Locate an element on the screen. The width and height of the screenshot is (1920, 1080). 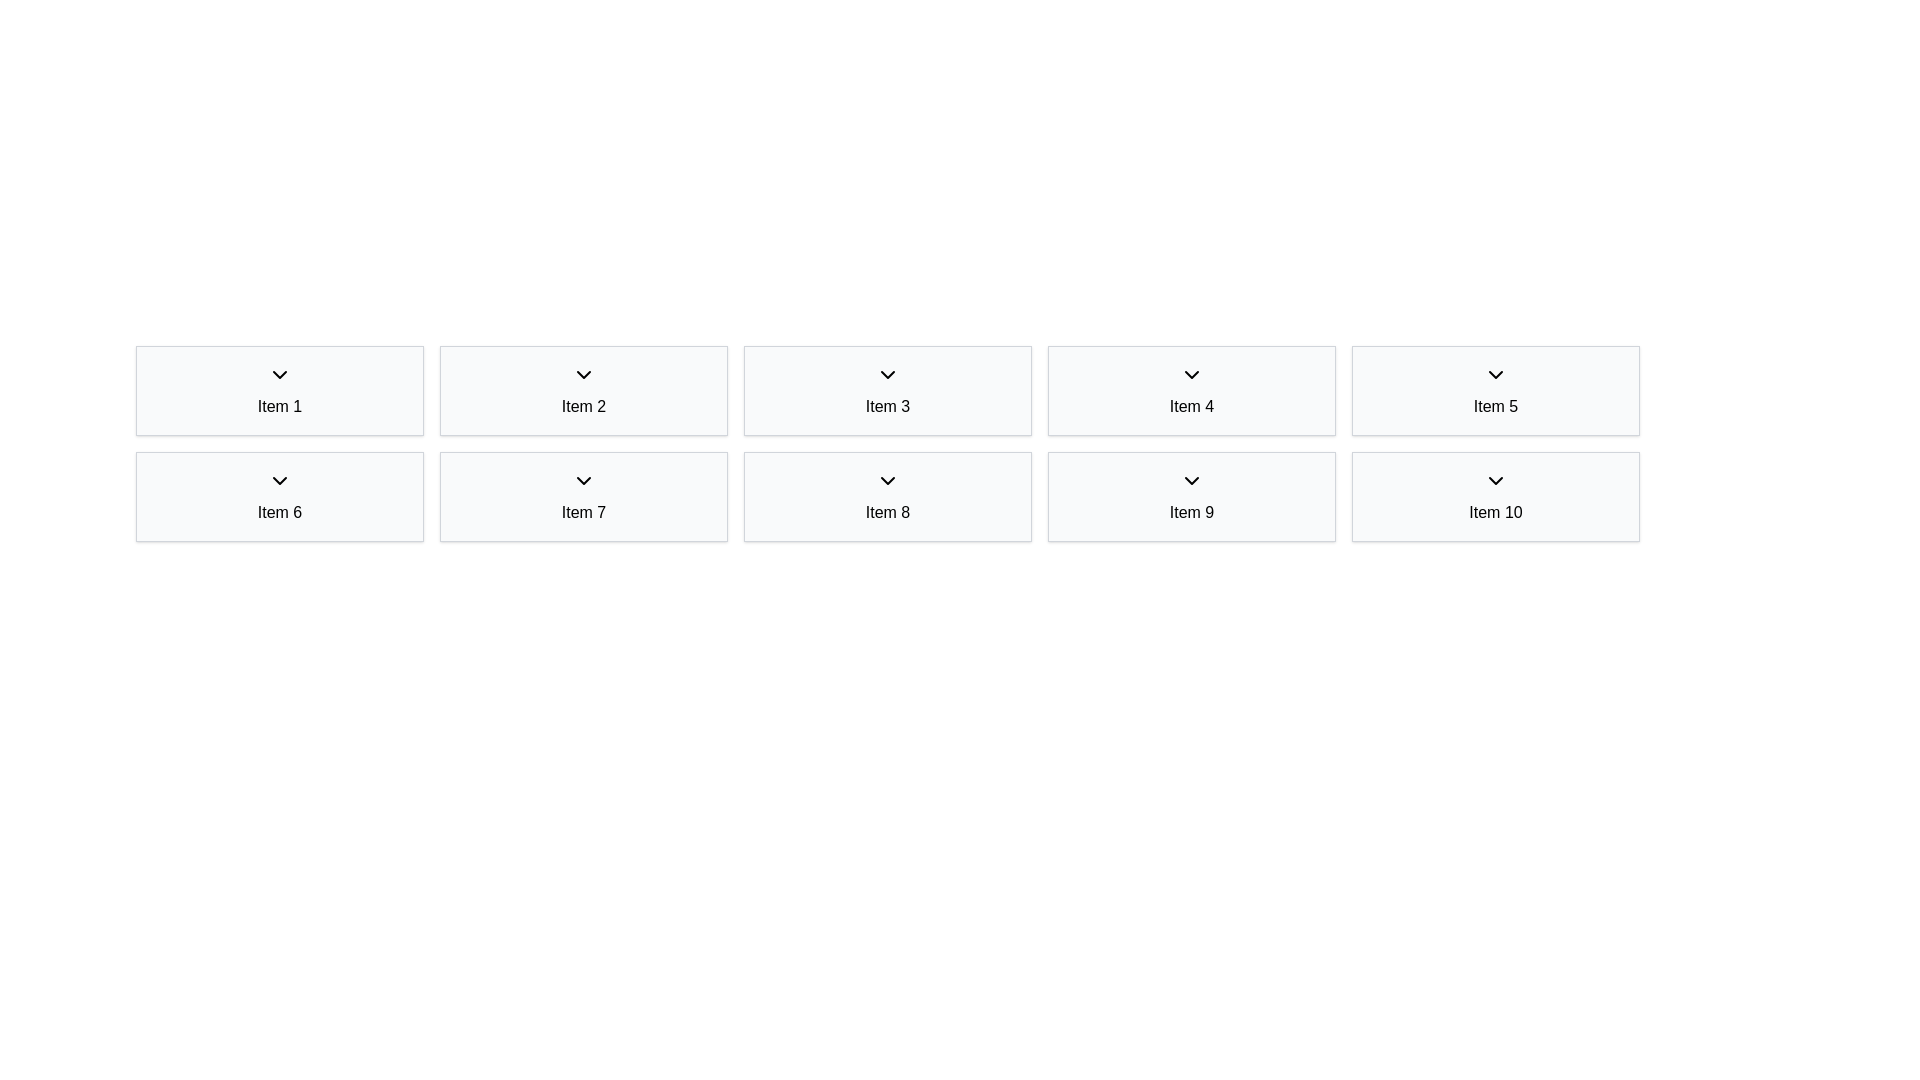
the descriptive label text located centrally underneath the chevron icon in the sixth item of the two-row grid structure is located at coordinates (278, 512).